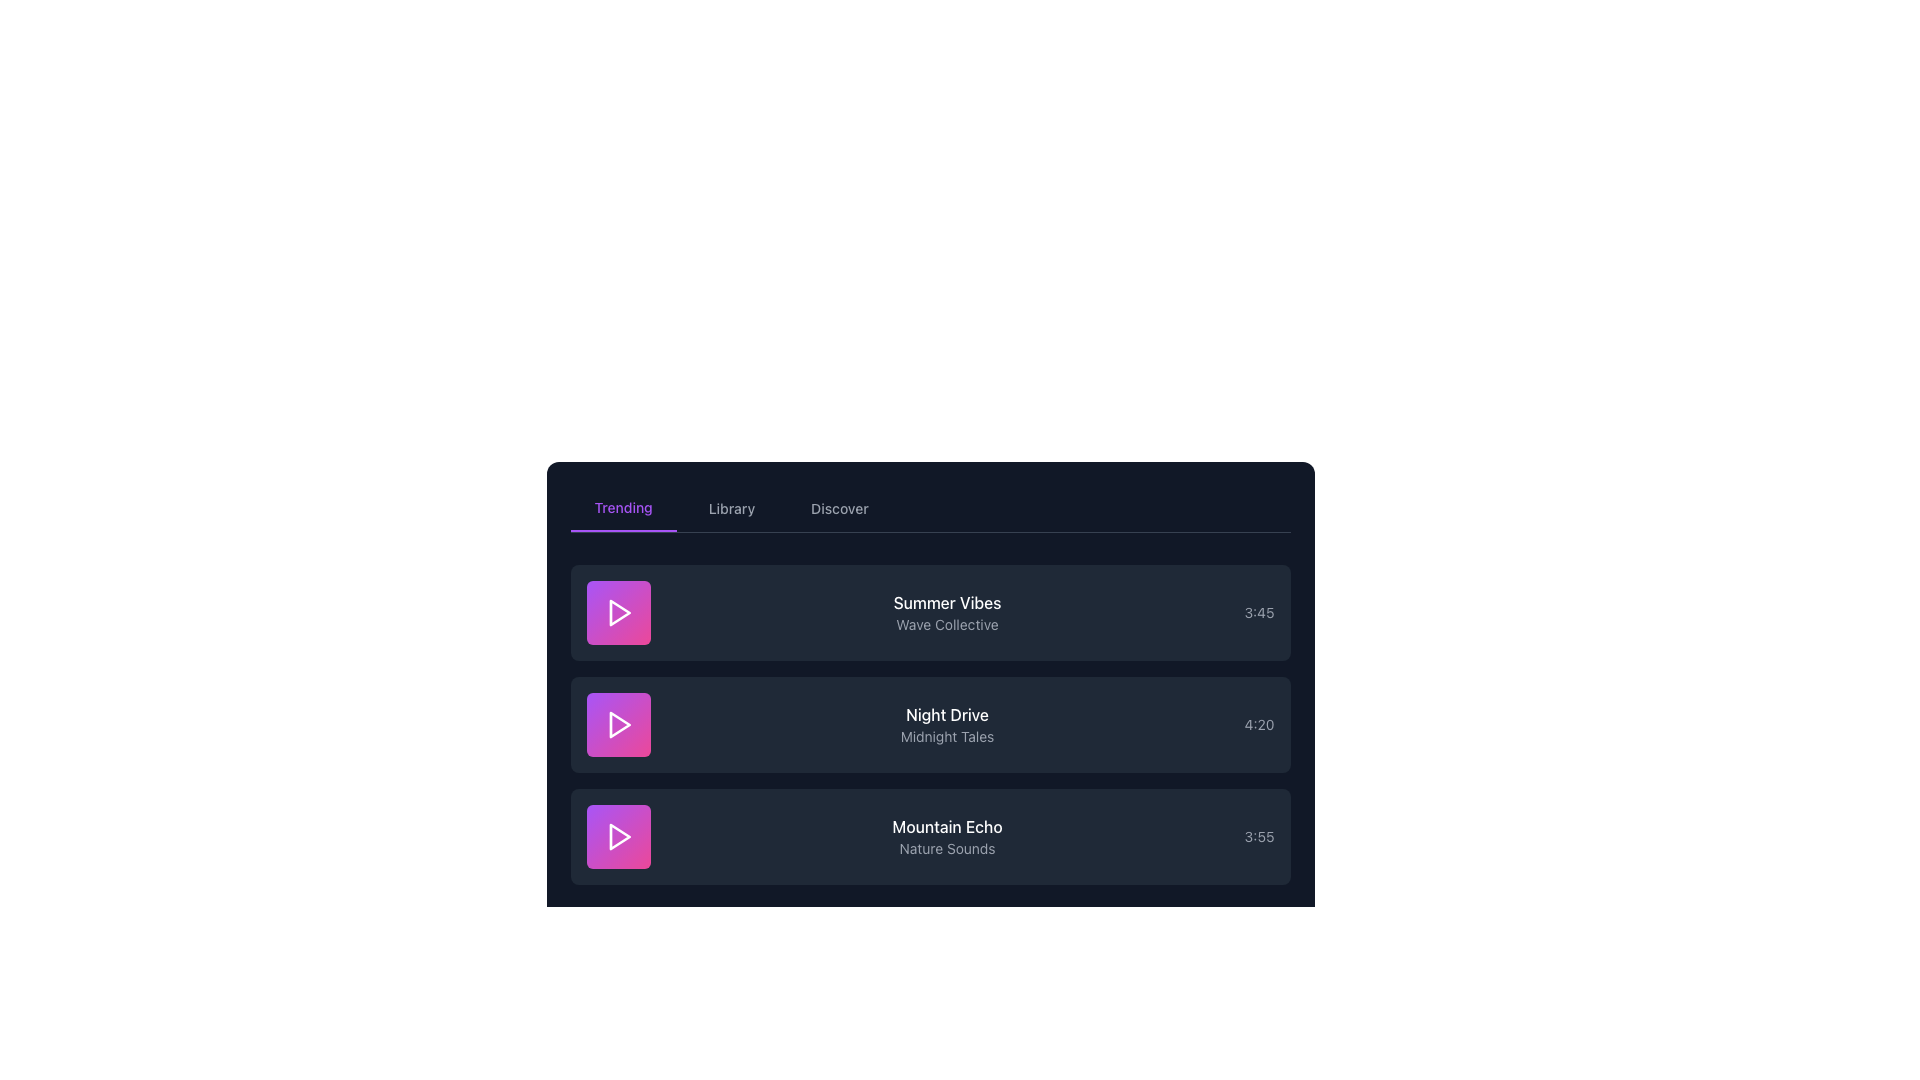 The image size is (1920, 1080). I want to click on the 'Trending' tab, which is the first tab in a horizontal navigation bar styled with a bold purple font, so click(622, 508).